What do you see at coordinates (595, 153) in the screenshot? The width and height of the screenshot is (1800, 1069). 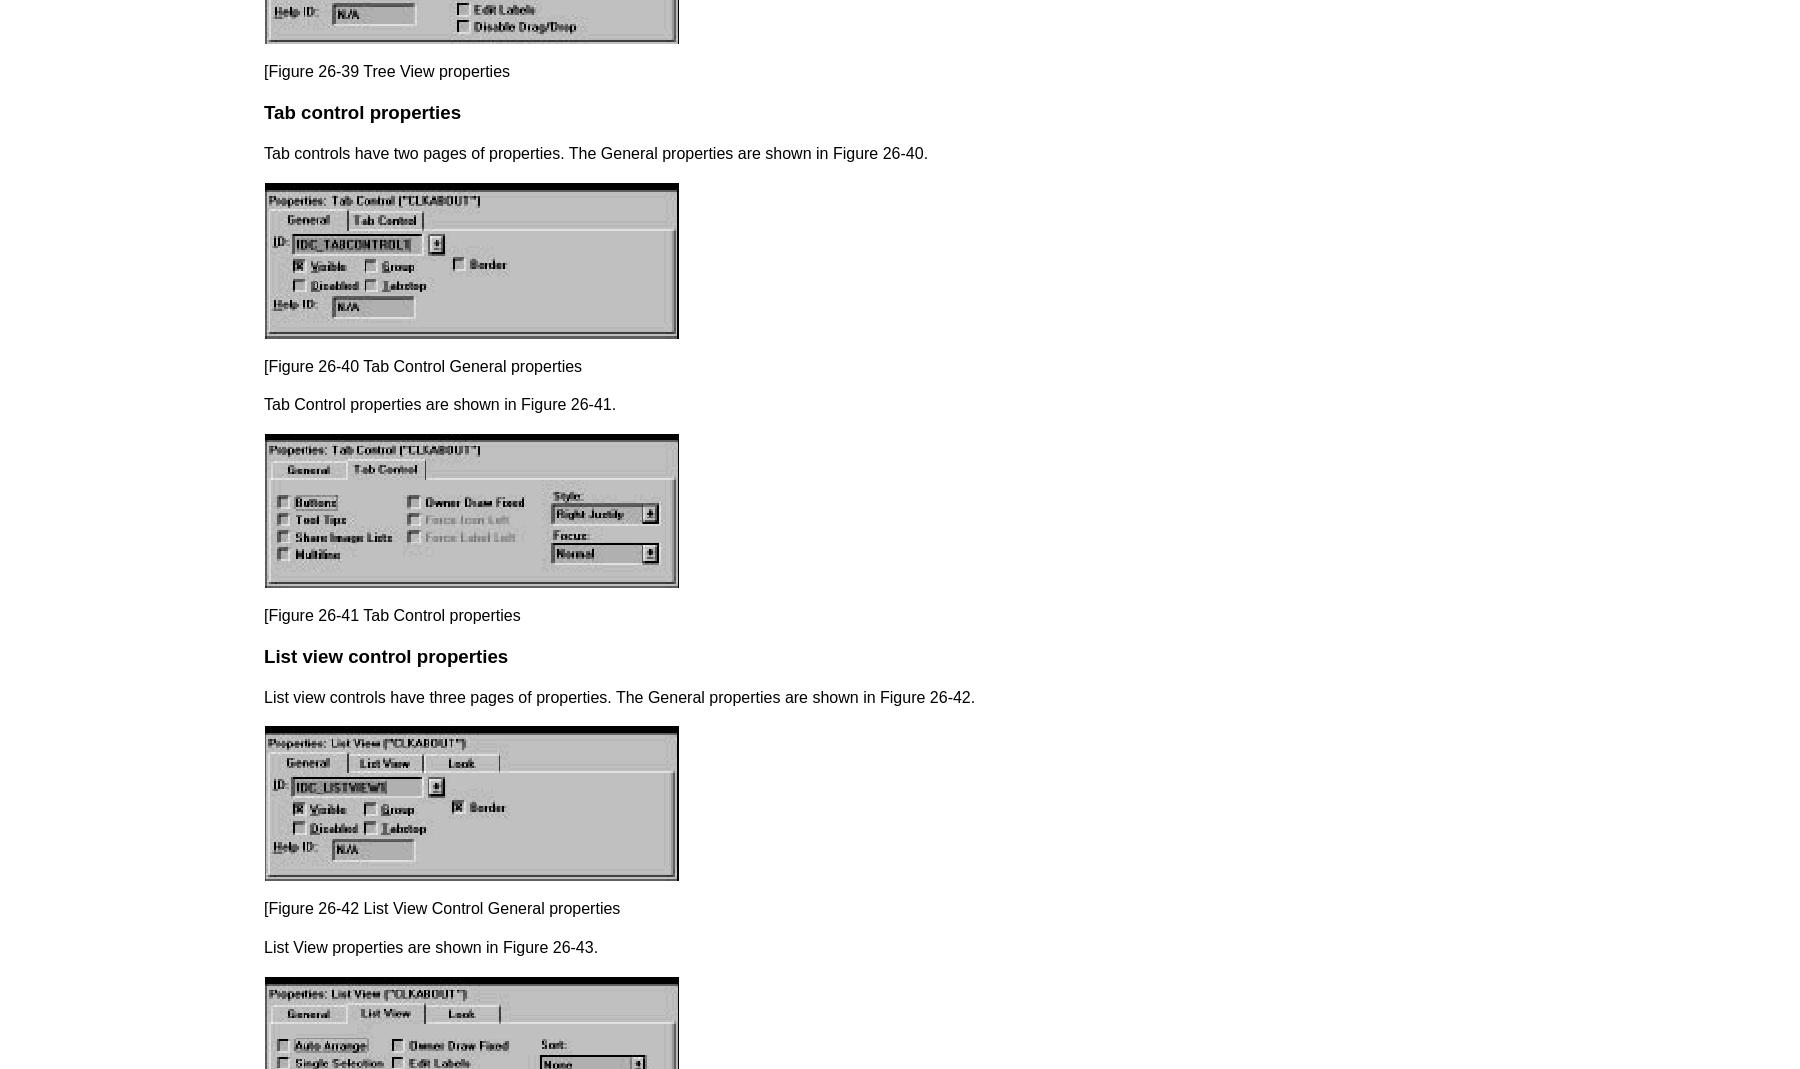 I see `'Tab controls have two pages of properties. The General properties 
are shown in Figure 26-40.'` at bounding box center [595, 153].